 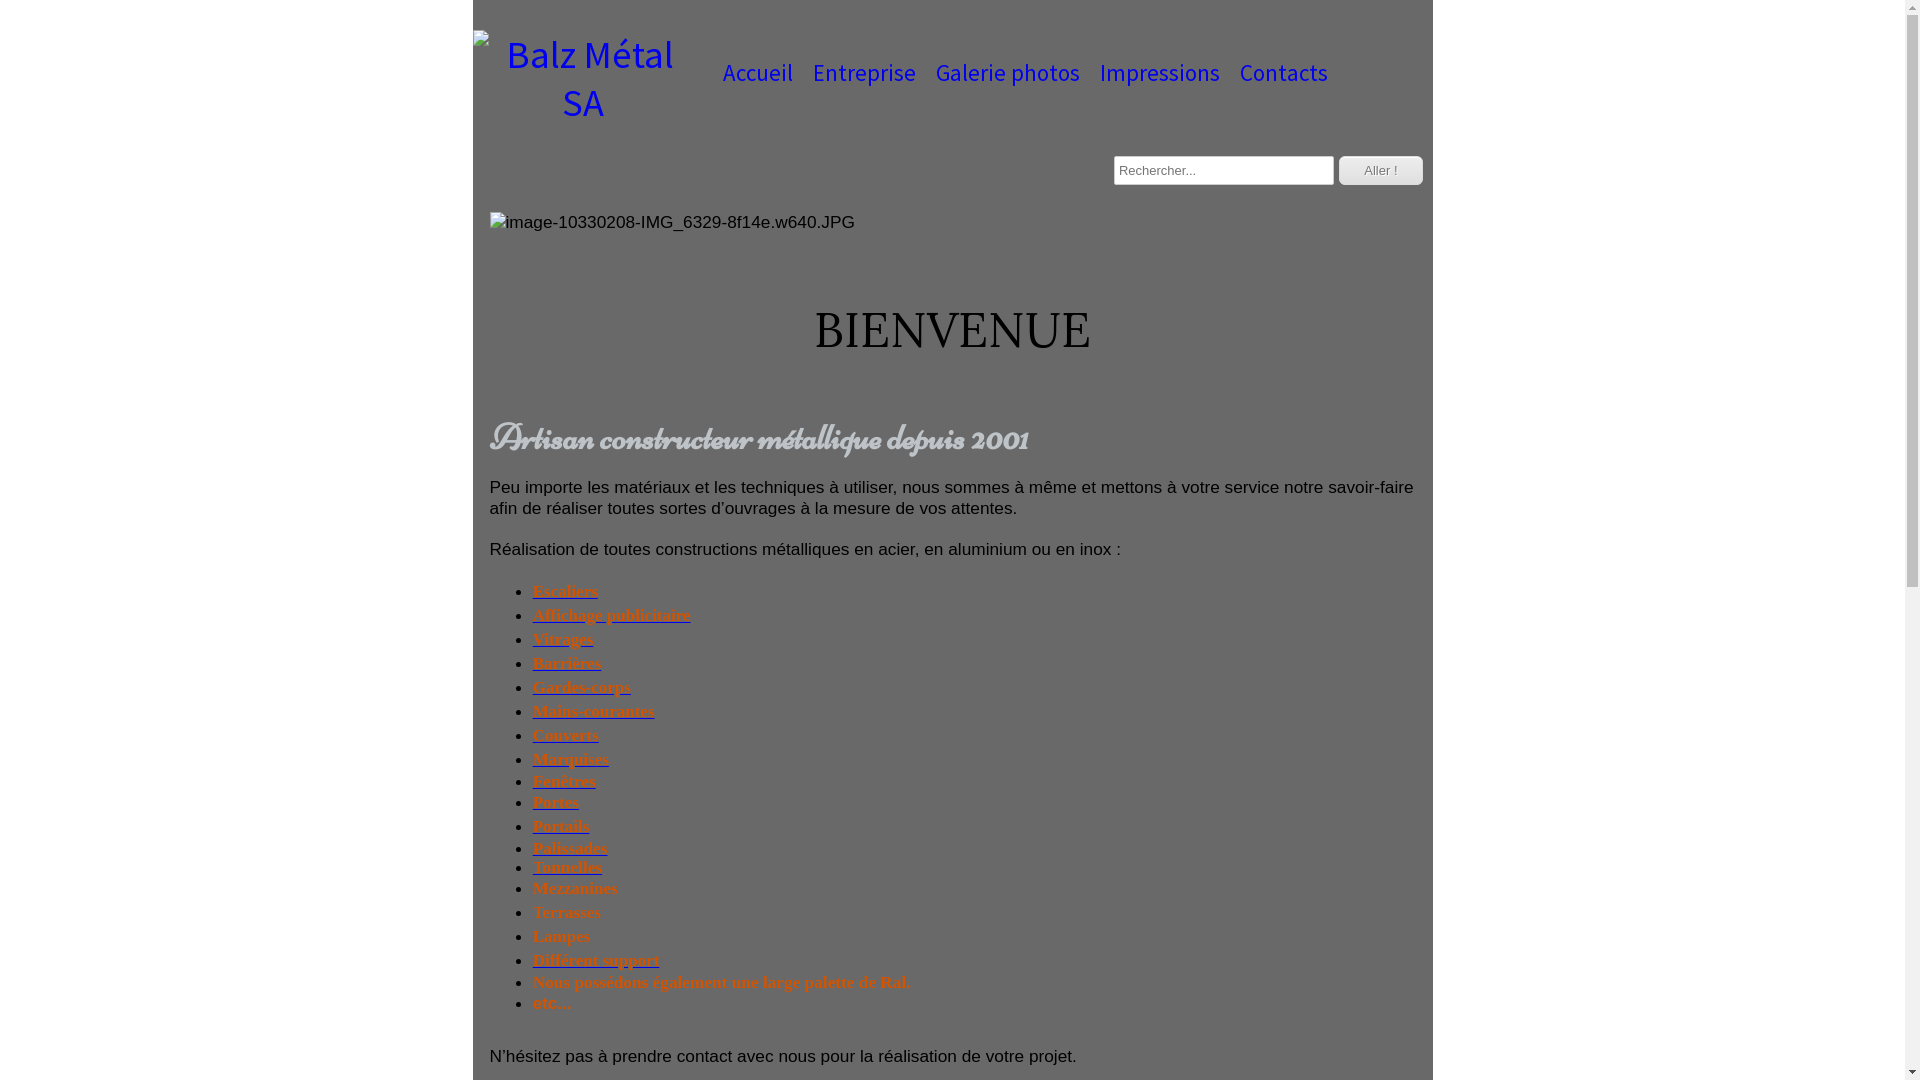 What do you see at coordinates (593, 710) in the screenshot?
I see `'Mains-courantes'` at bounding box center [593, 710].